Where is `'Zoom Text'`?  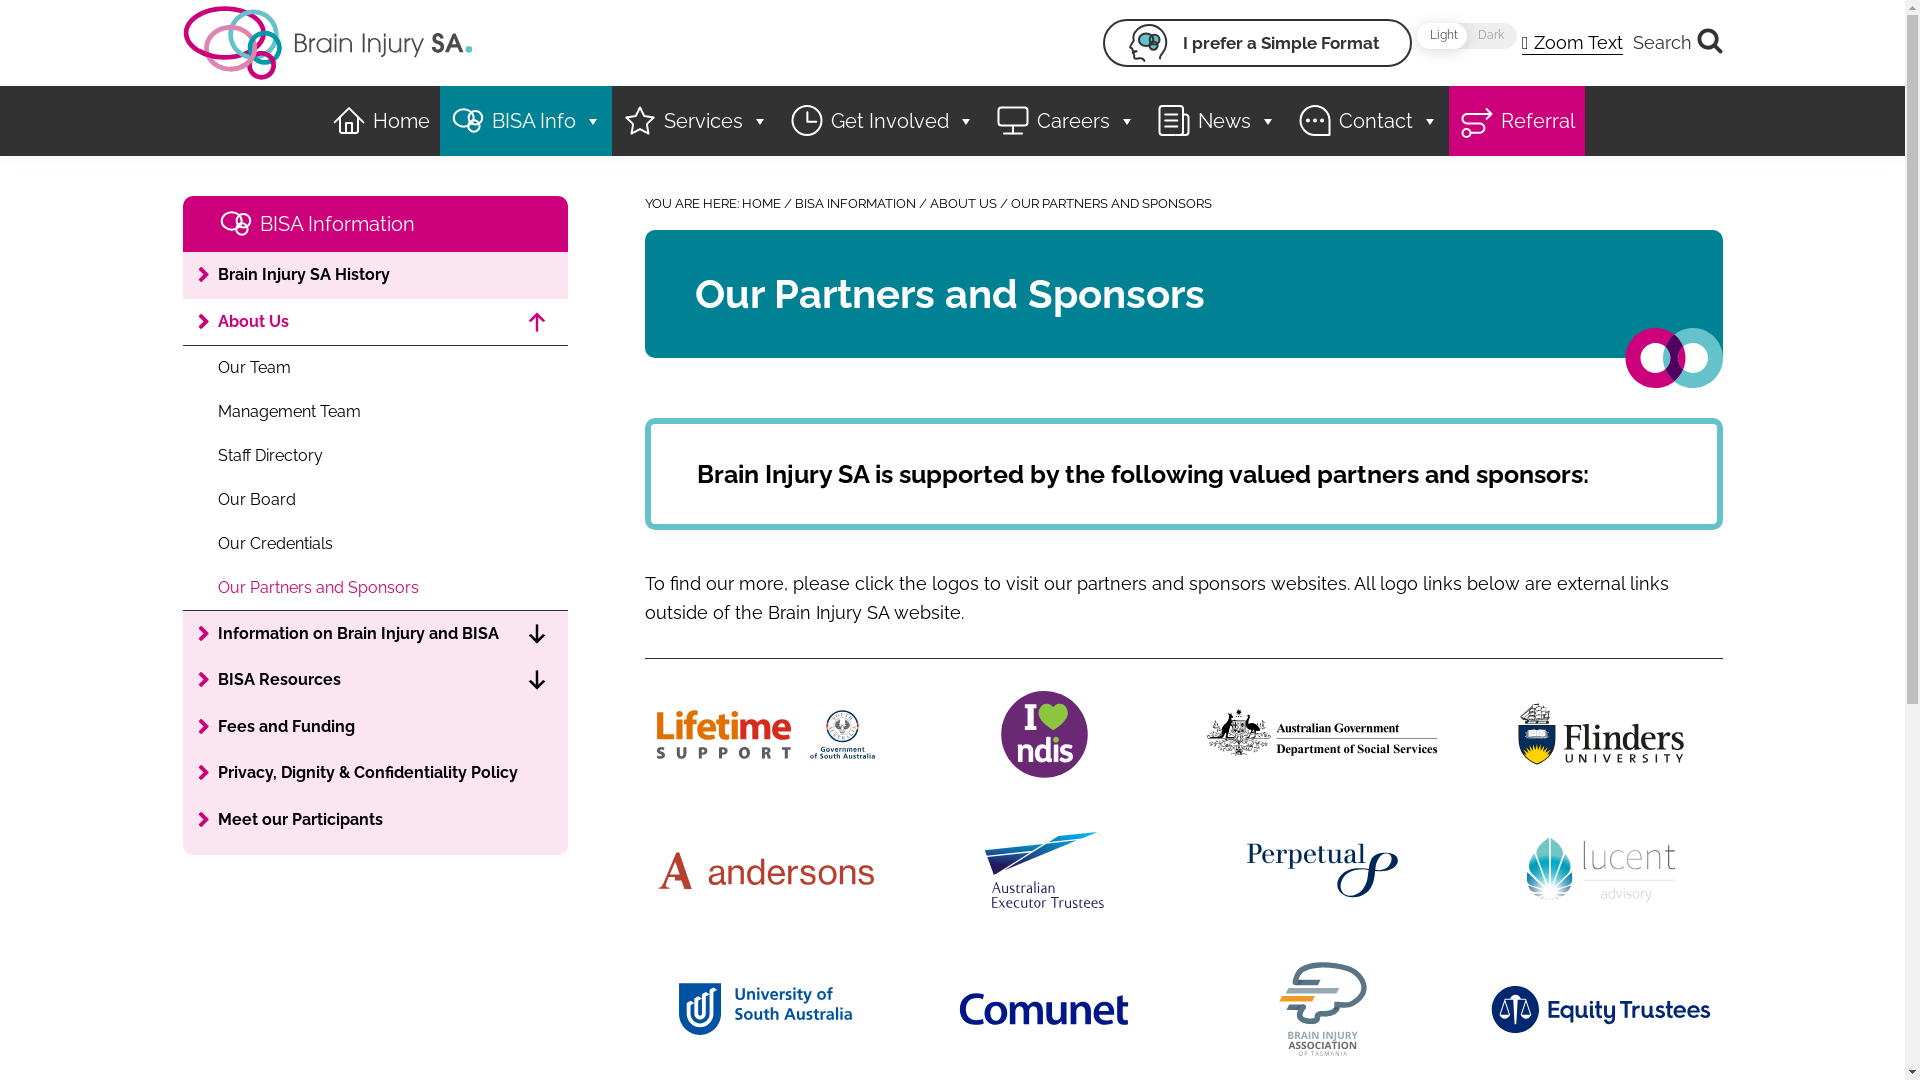
'Zoom Text' is located at coordinates (1571, 43).